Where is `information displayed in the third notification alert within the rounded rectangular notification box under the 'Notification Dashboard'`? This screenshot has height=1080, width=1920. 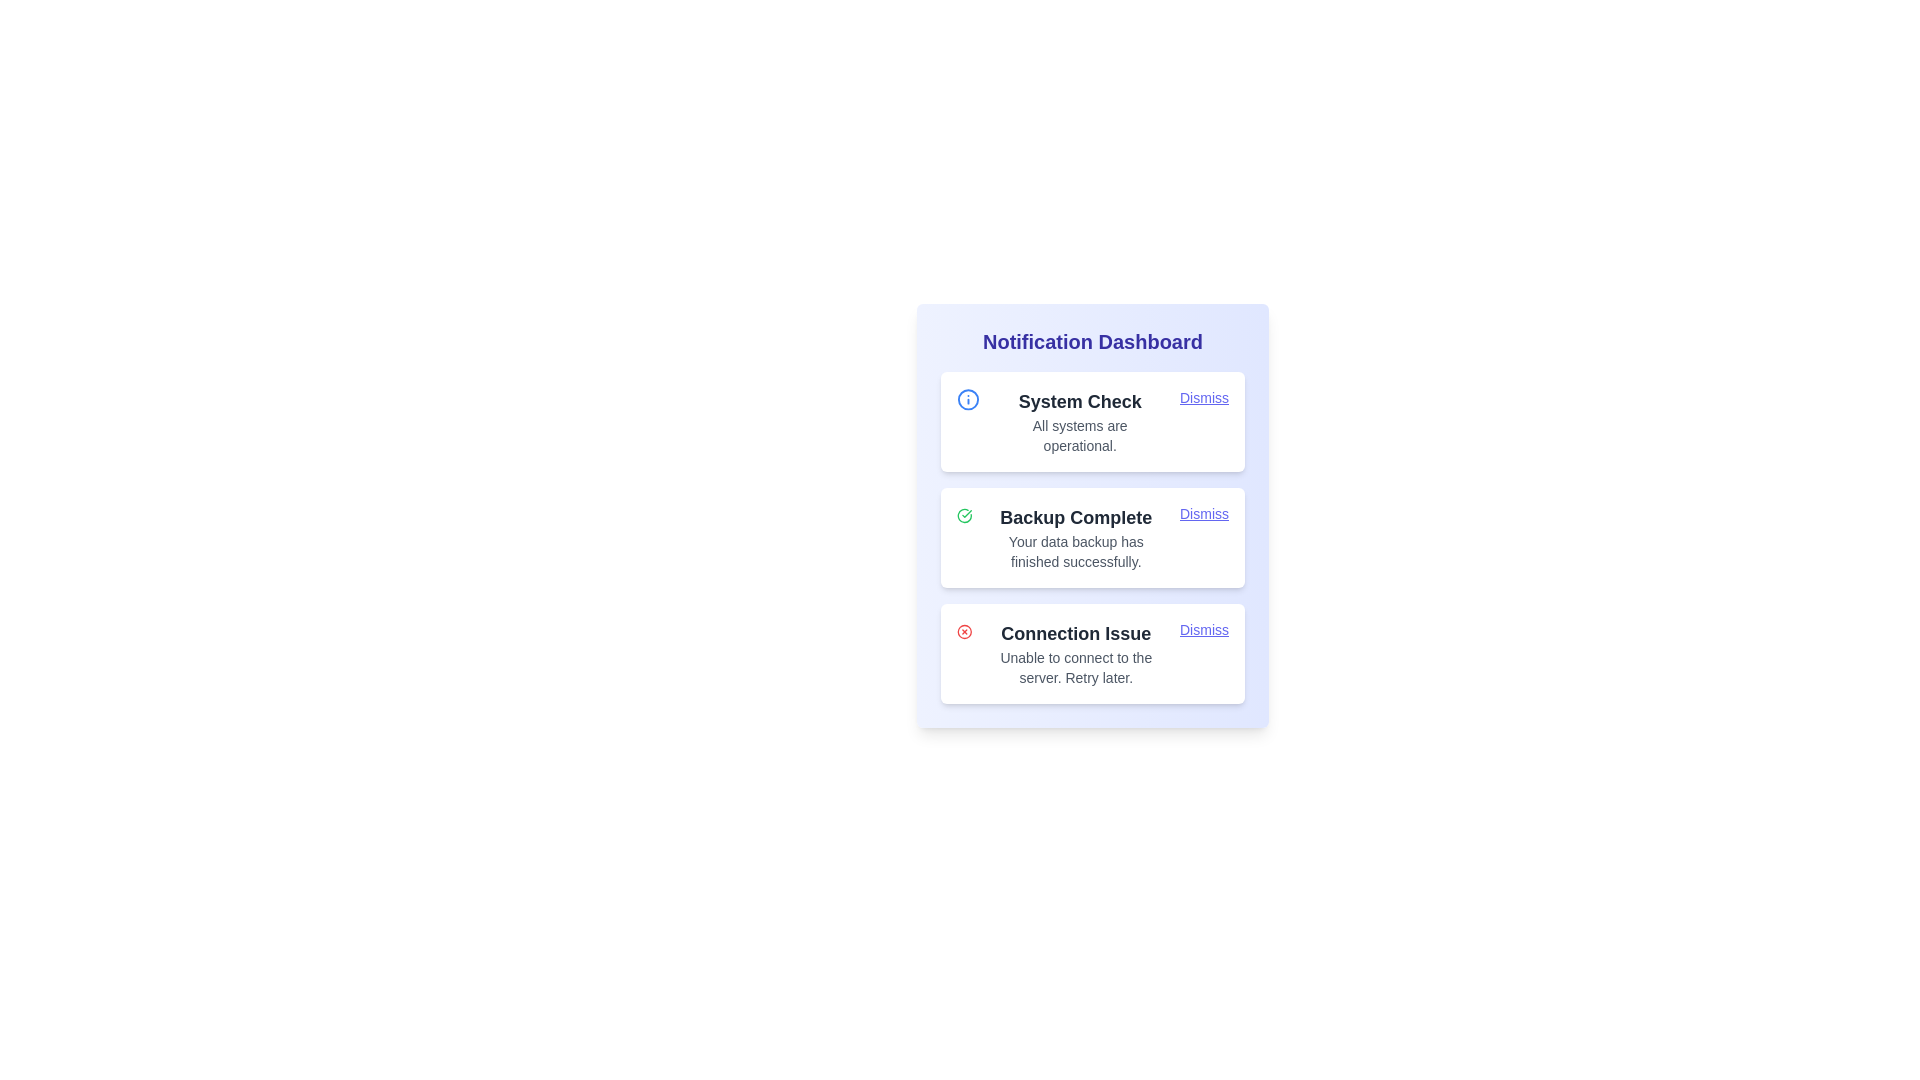 information displayed in the third notification alert within the rounded rectangular notification box under the 'Notification Dashboard' is located at coordinates (1075, 654).